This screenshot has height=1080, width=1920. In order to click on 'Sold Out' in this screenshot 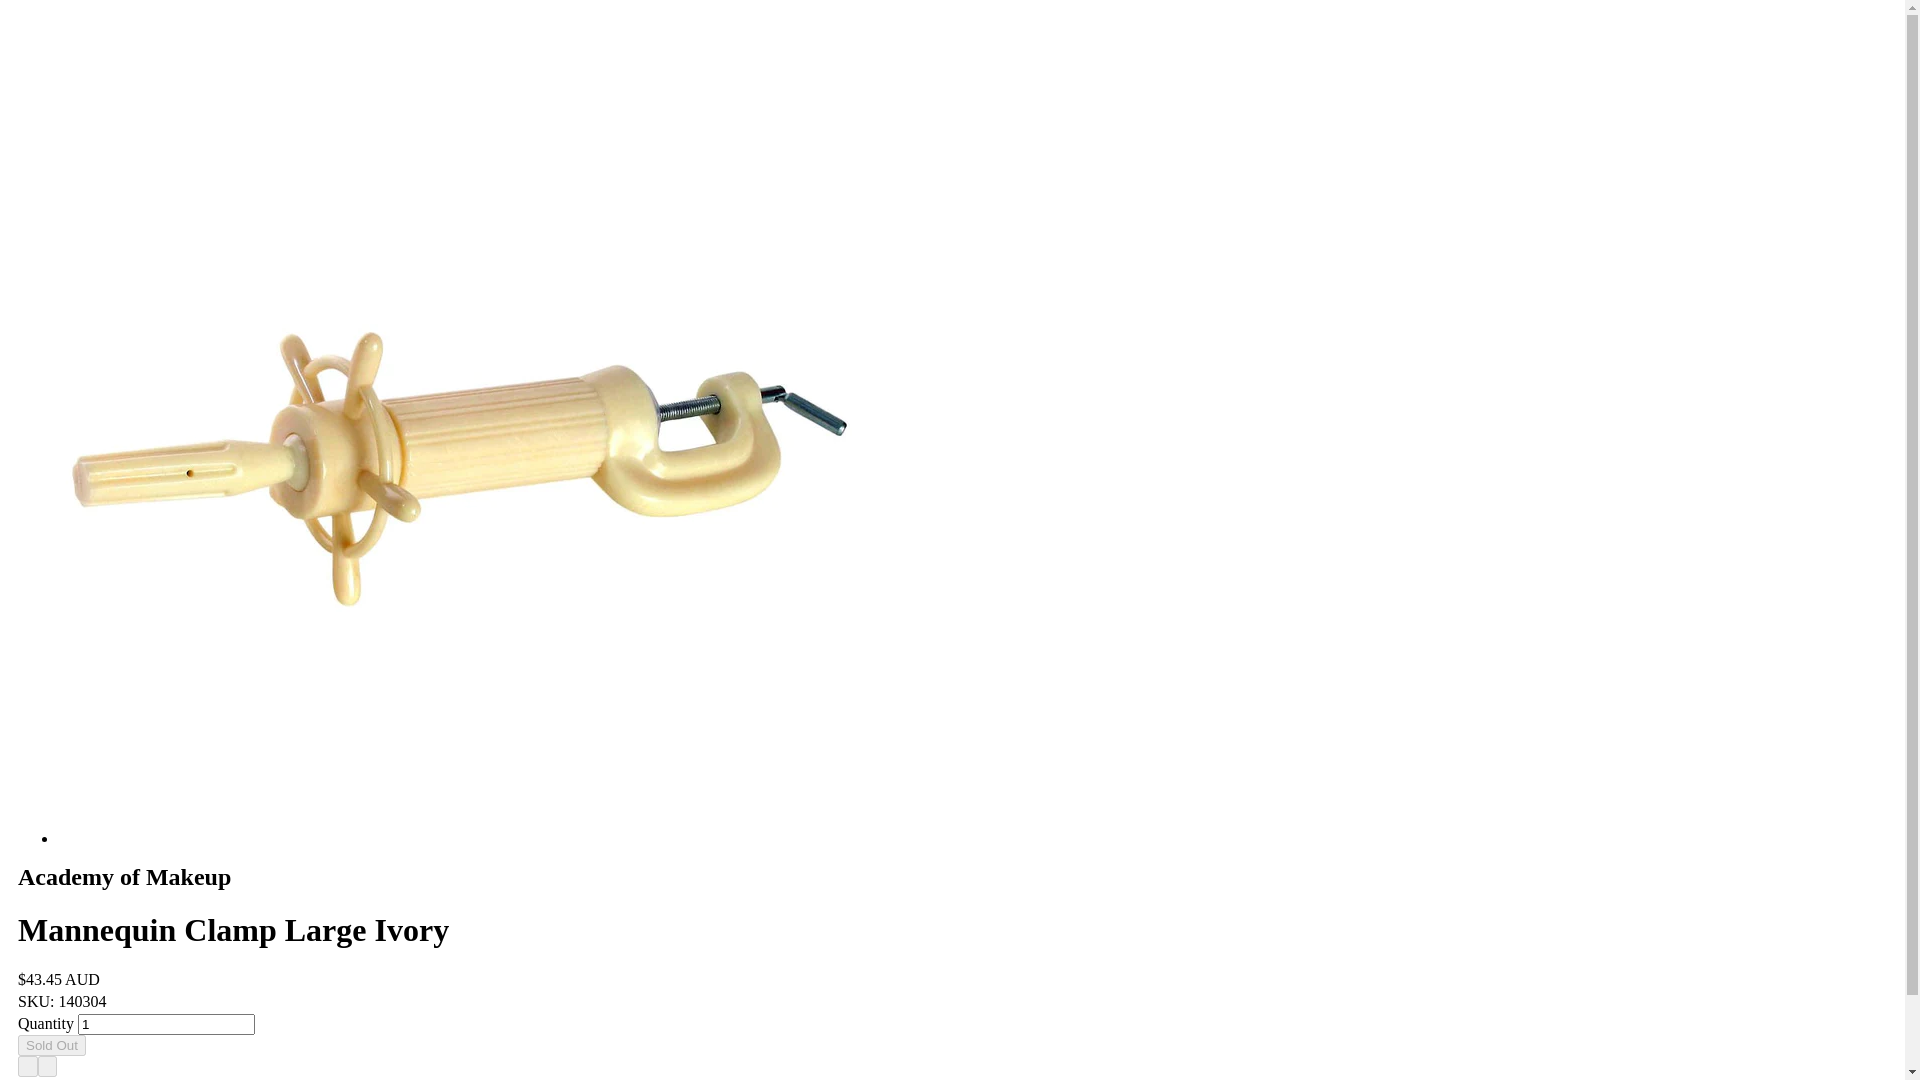, I will do `click(18, 1044)`.